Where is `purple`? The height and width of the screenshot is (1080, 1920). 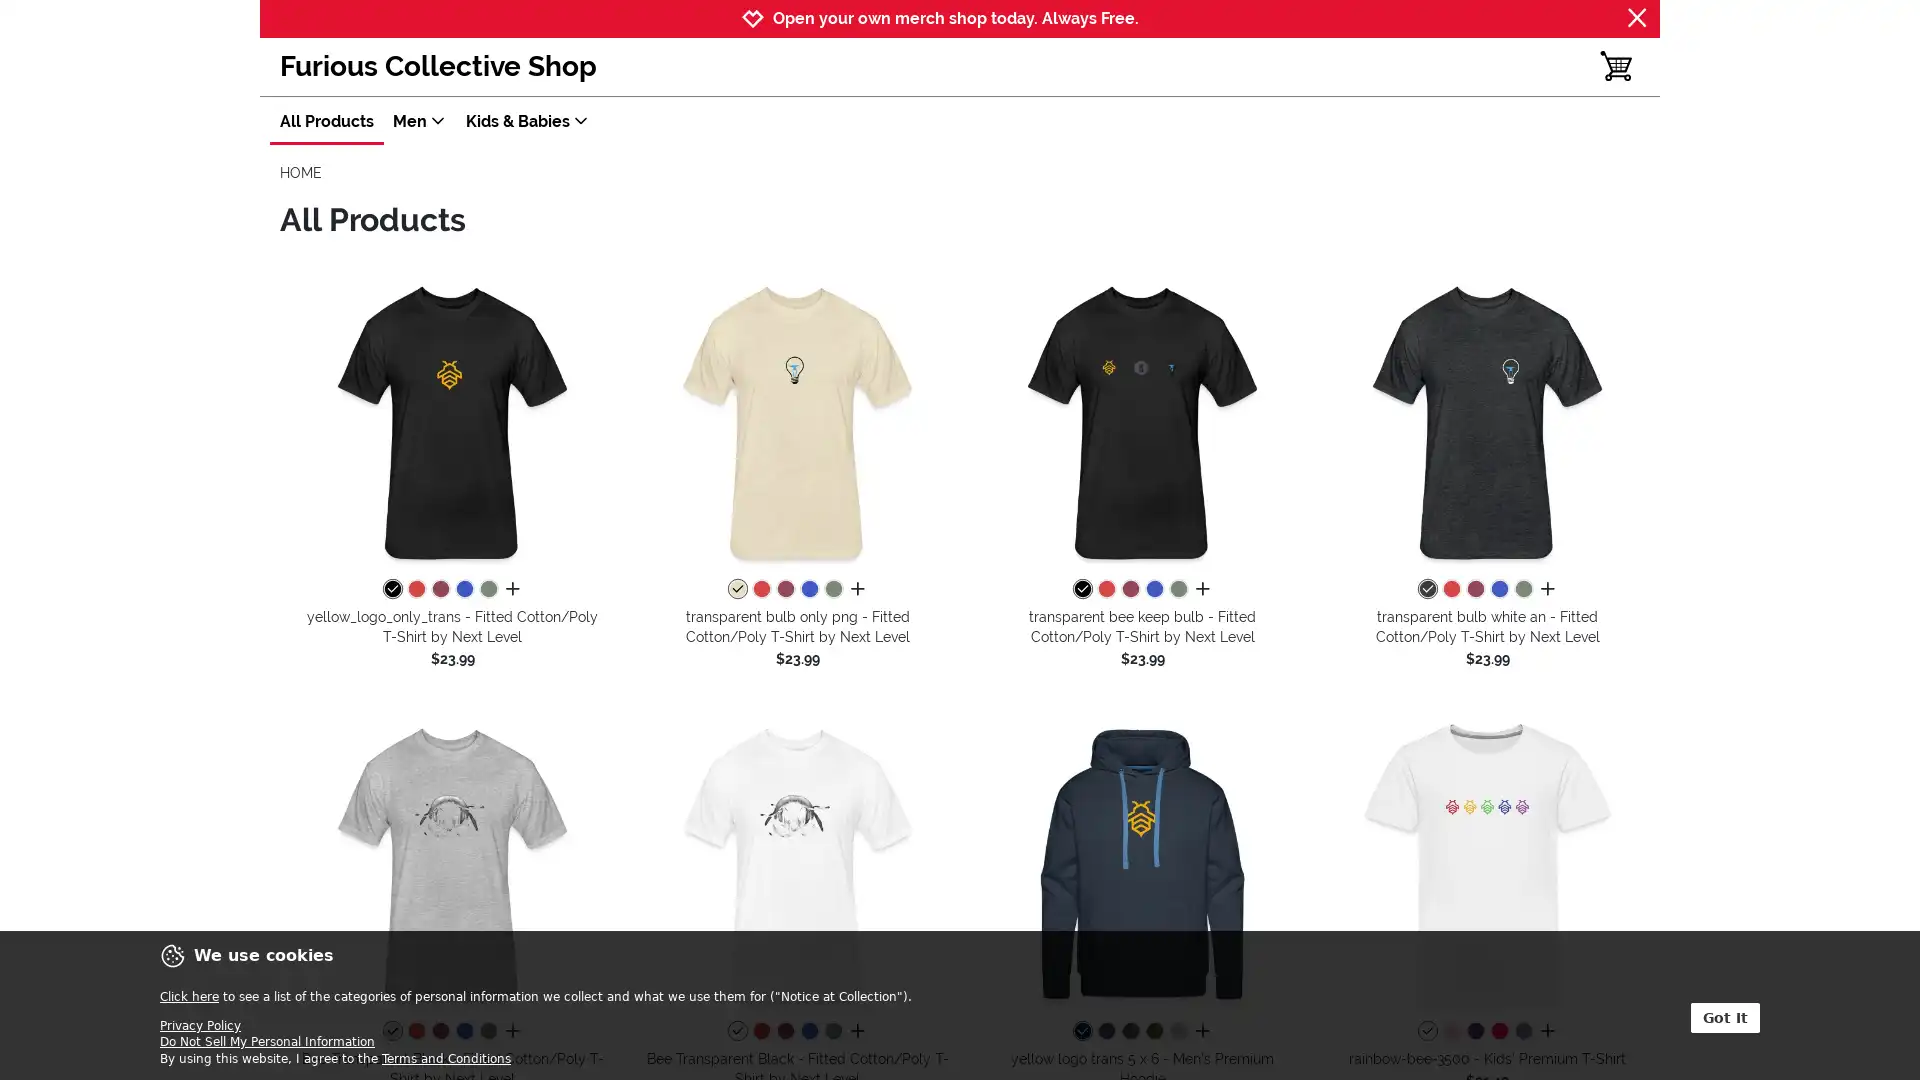
purple is located at coordinates (1474, 1032).